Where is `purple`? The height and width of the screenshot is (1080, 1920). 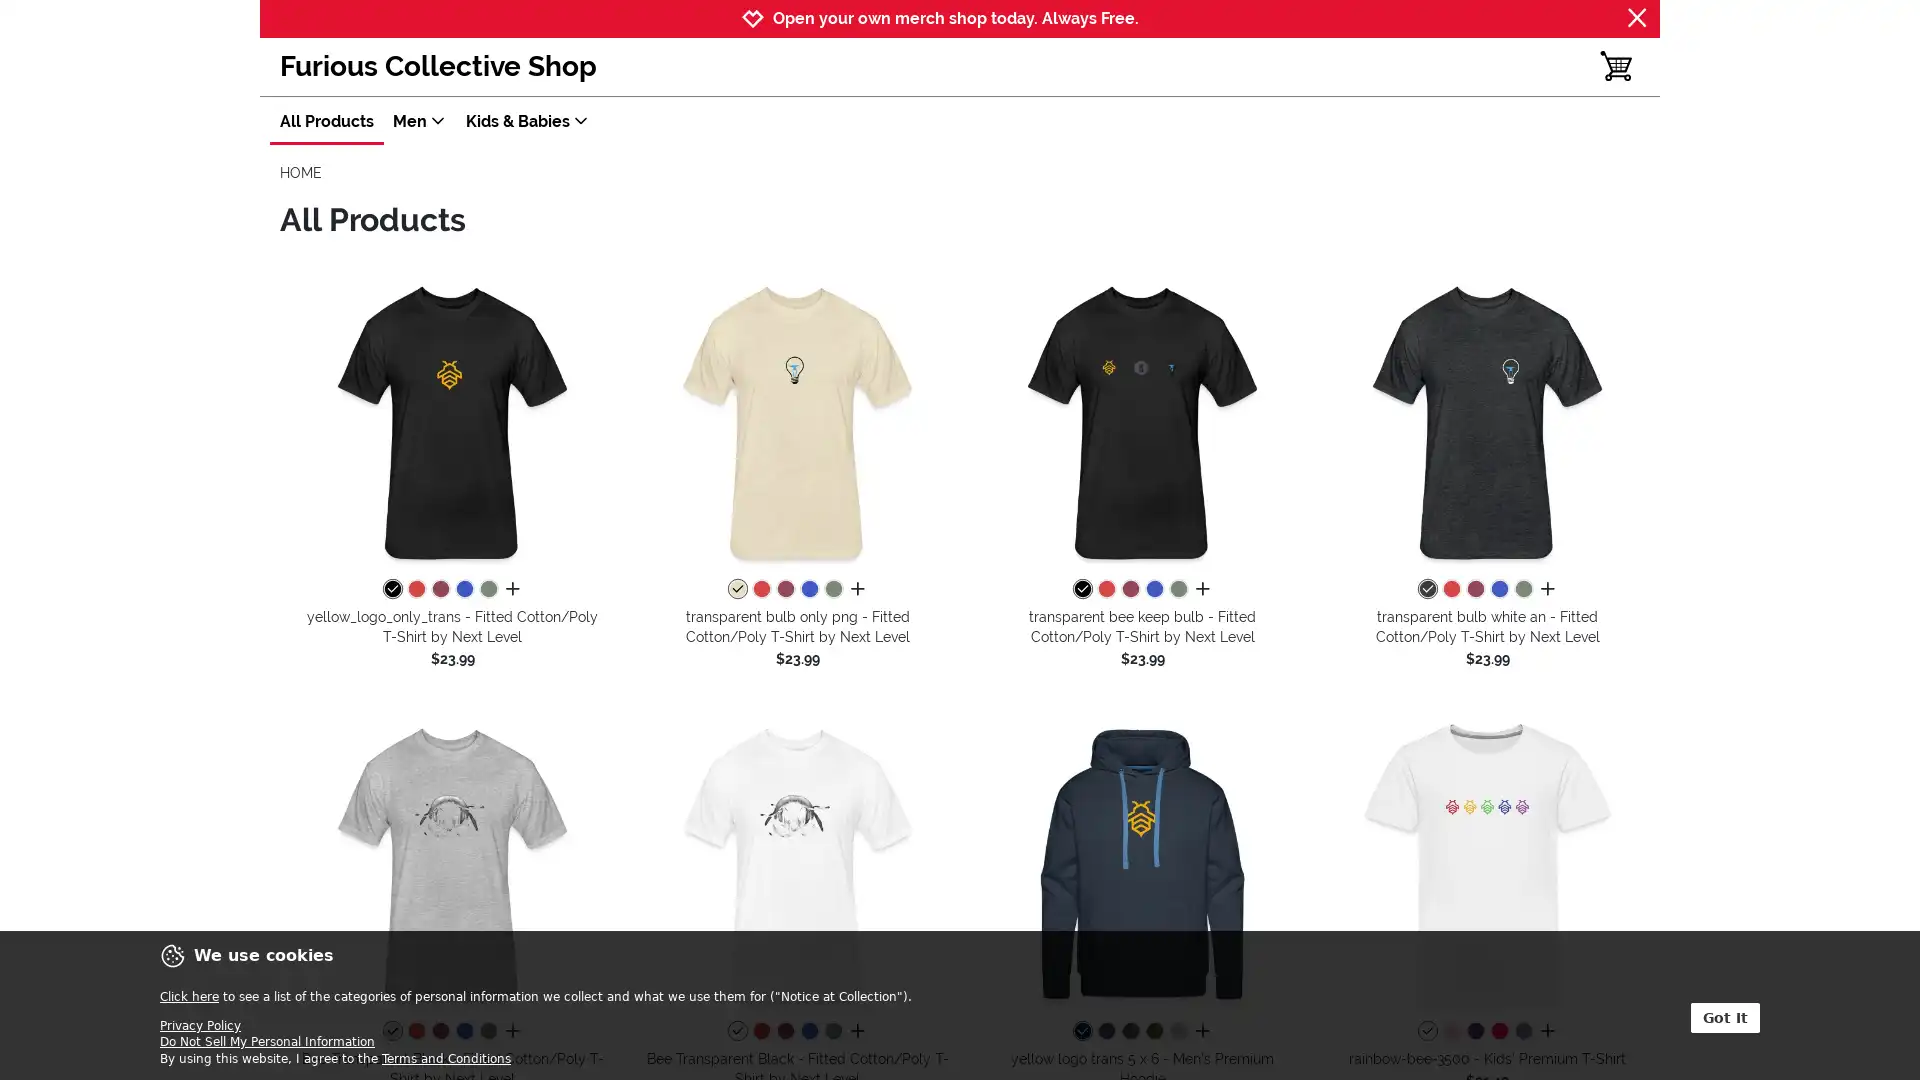
purple is located at coordinates (1474, 1032).